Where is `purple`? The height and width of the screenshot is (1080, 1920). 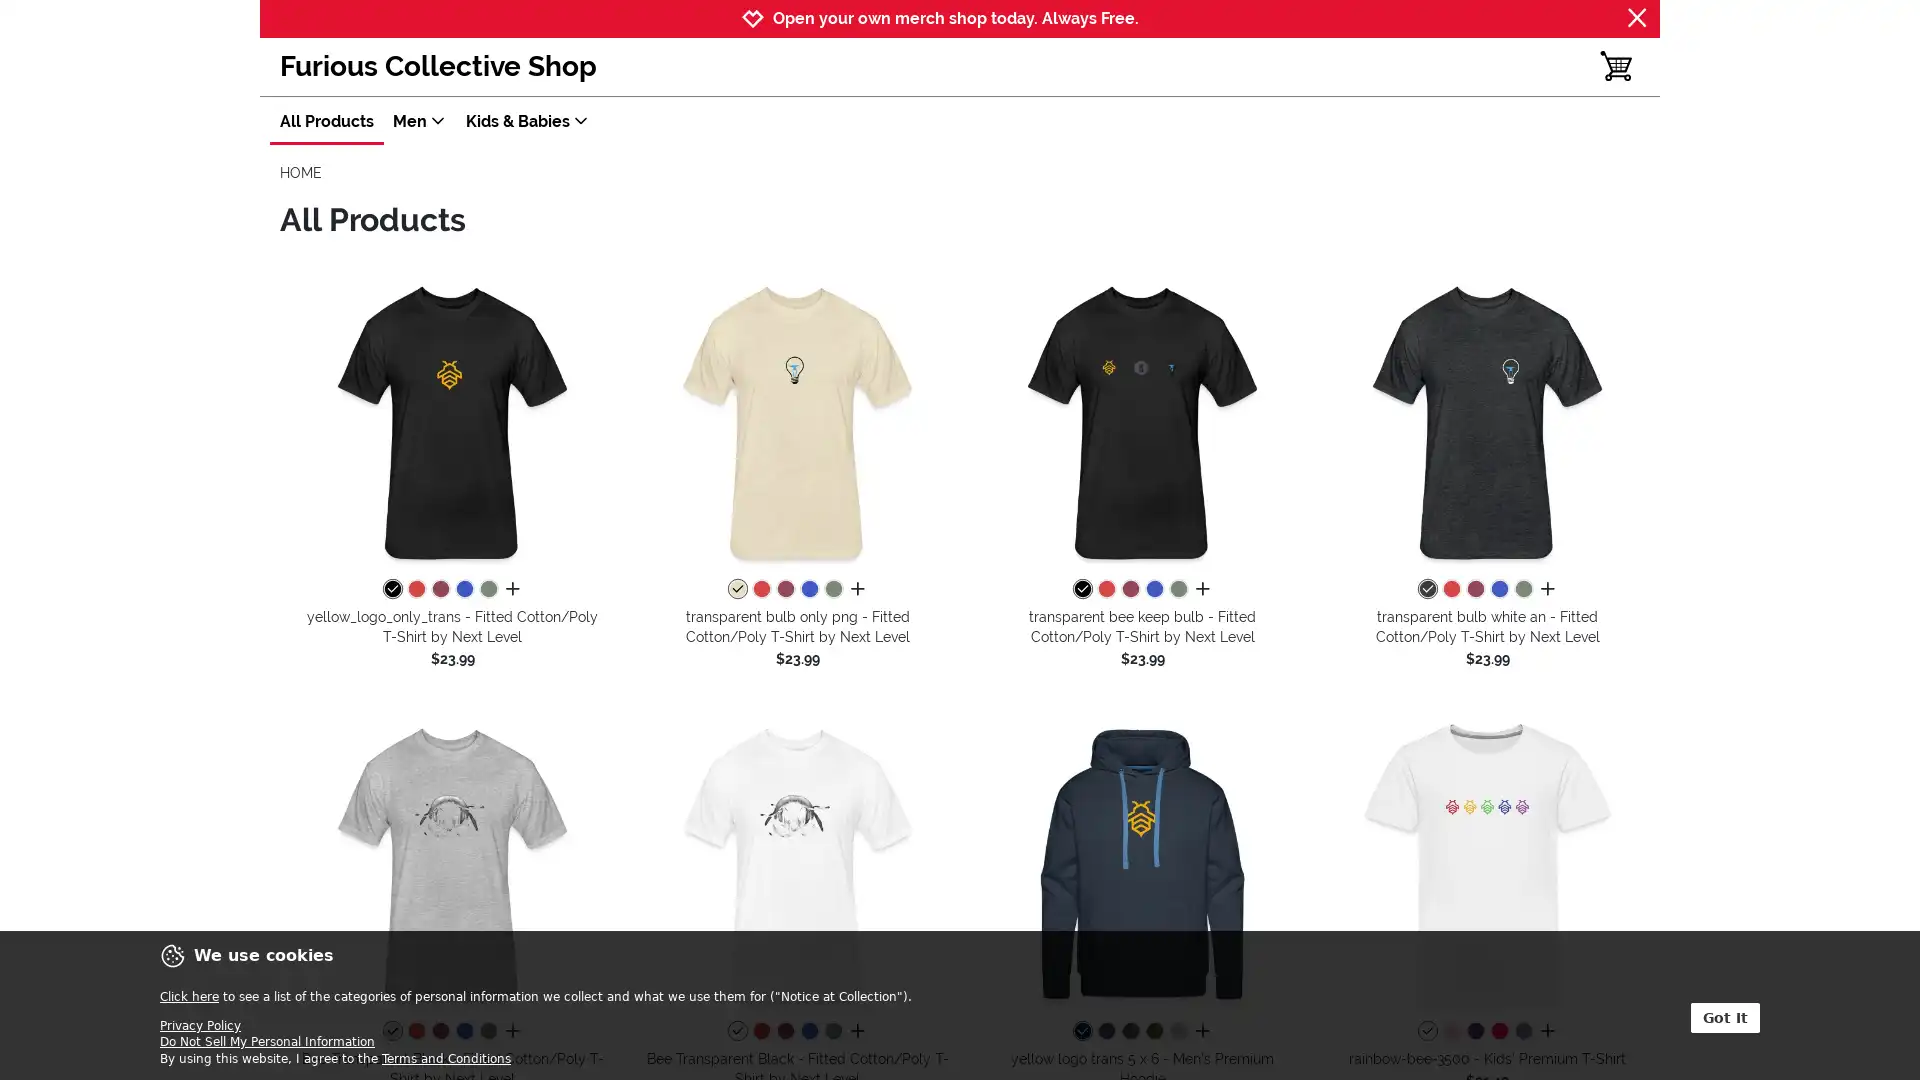
purple is located at coordinates (1474, 1032).